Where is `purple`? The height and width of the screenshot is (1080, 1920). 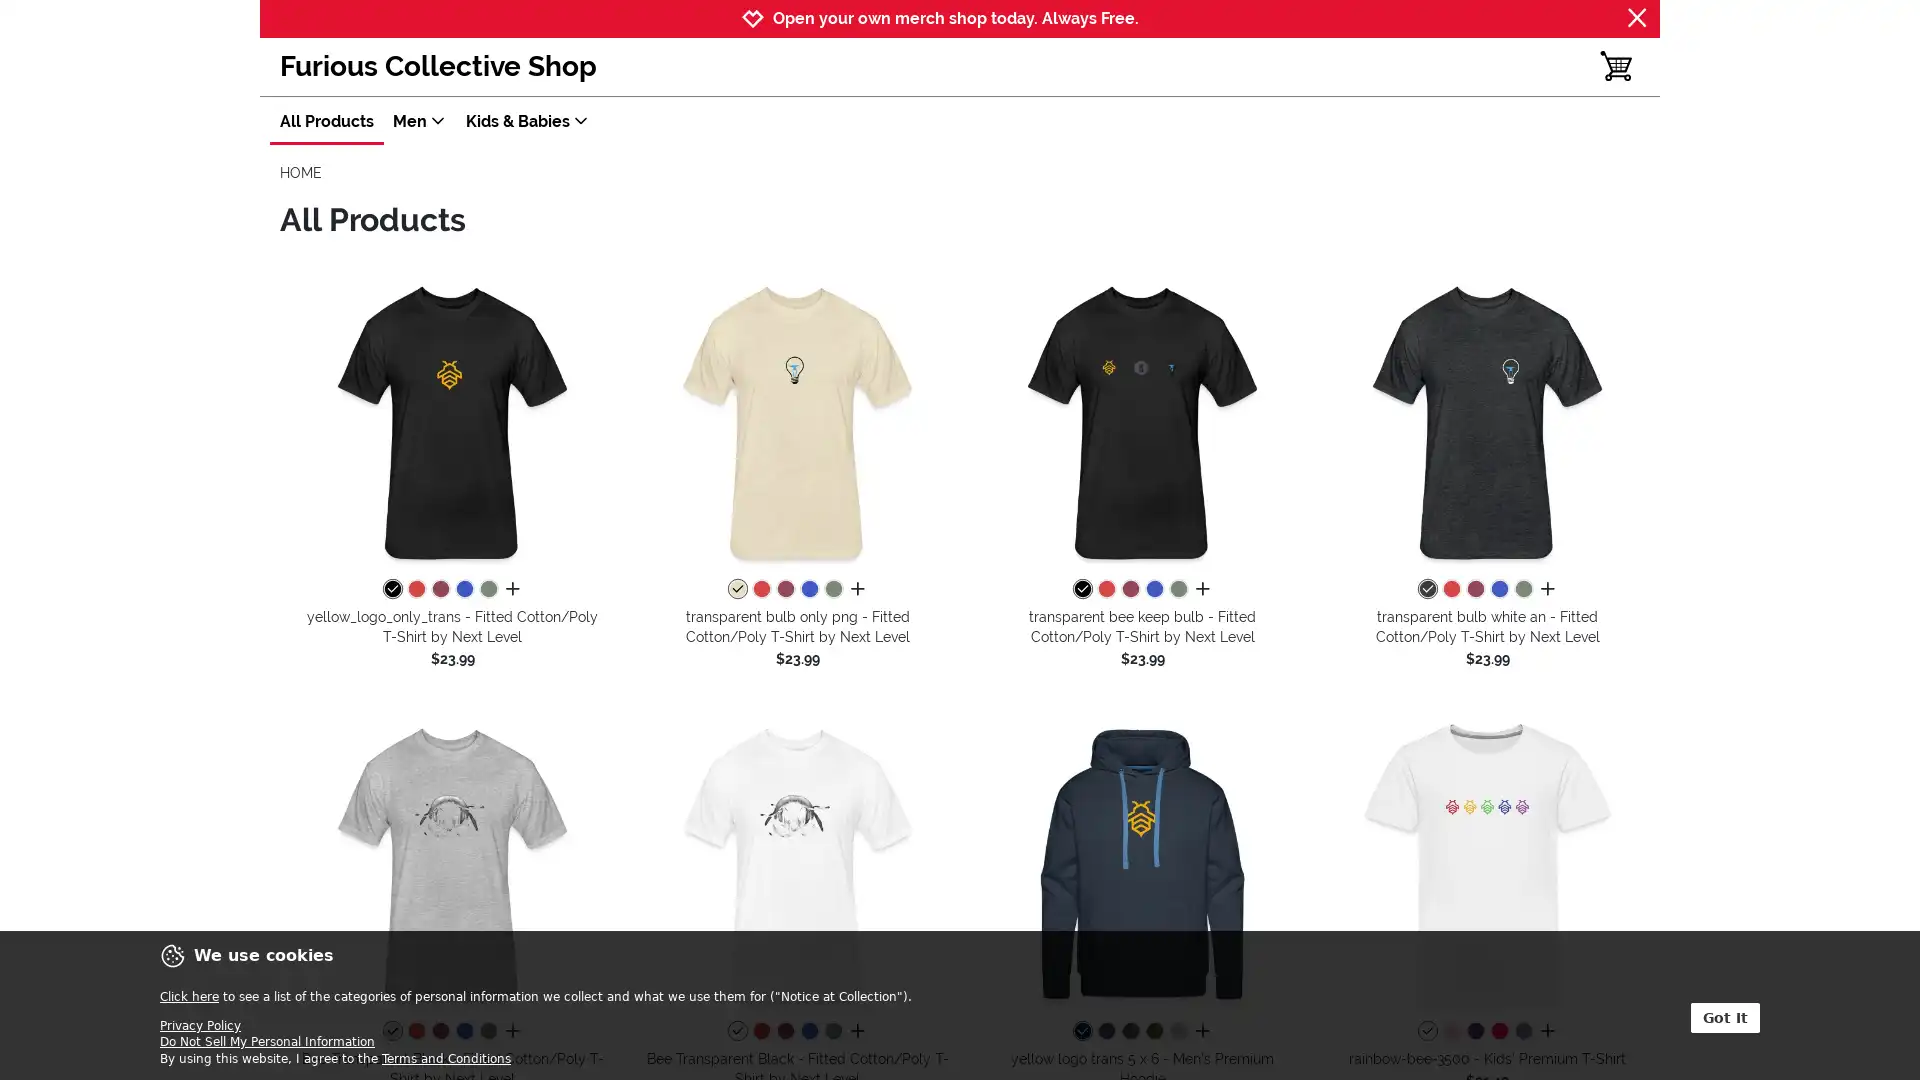
purple is located at coordinates (1474, 1032).